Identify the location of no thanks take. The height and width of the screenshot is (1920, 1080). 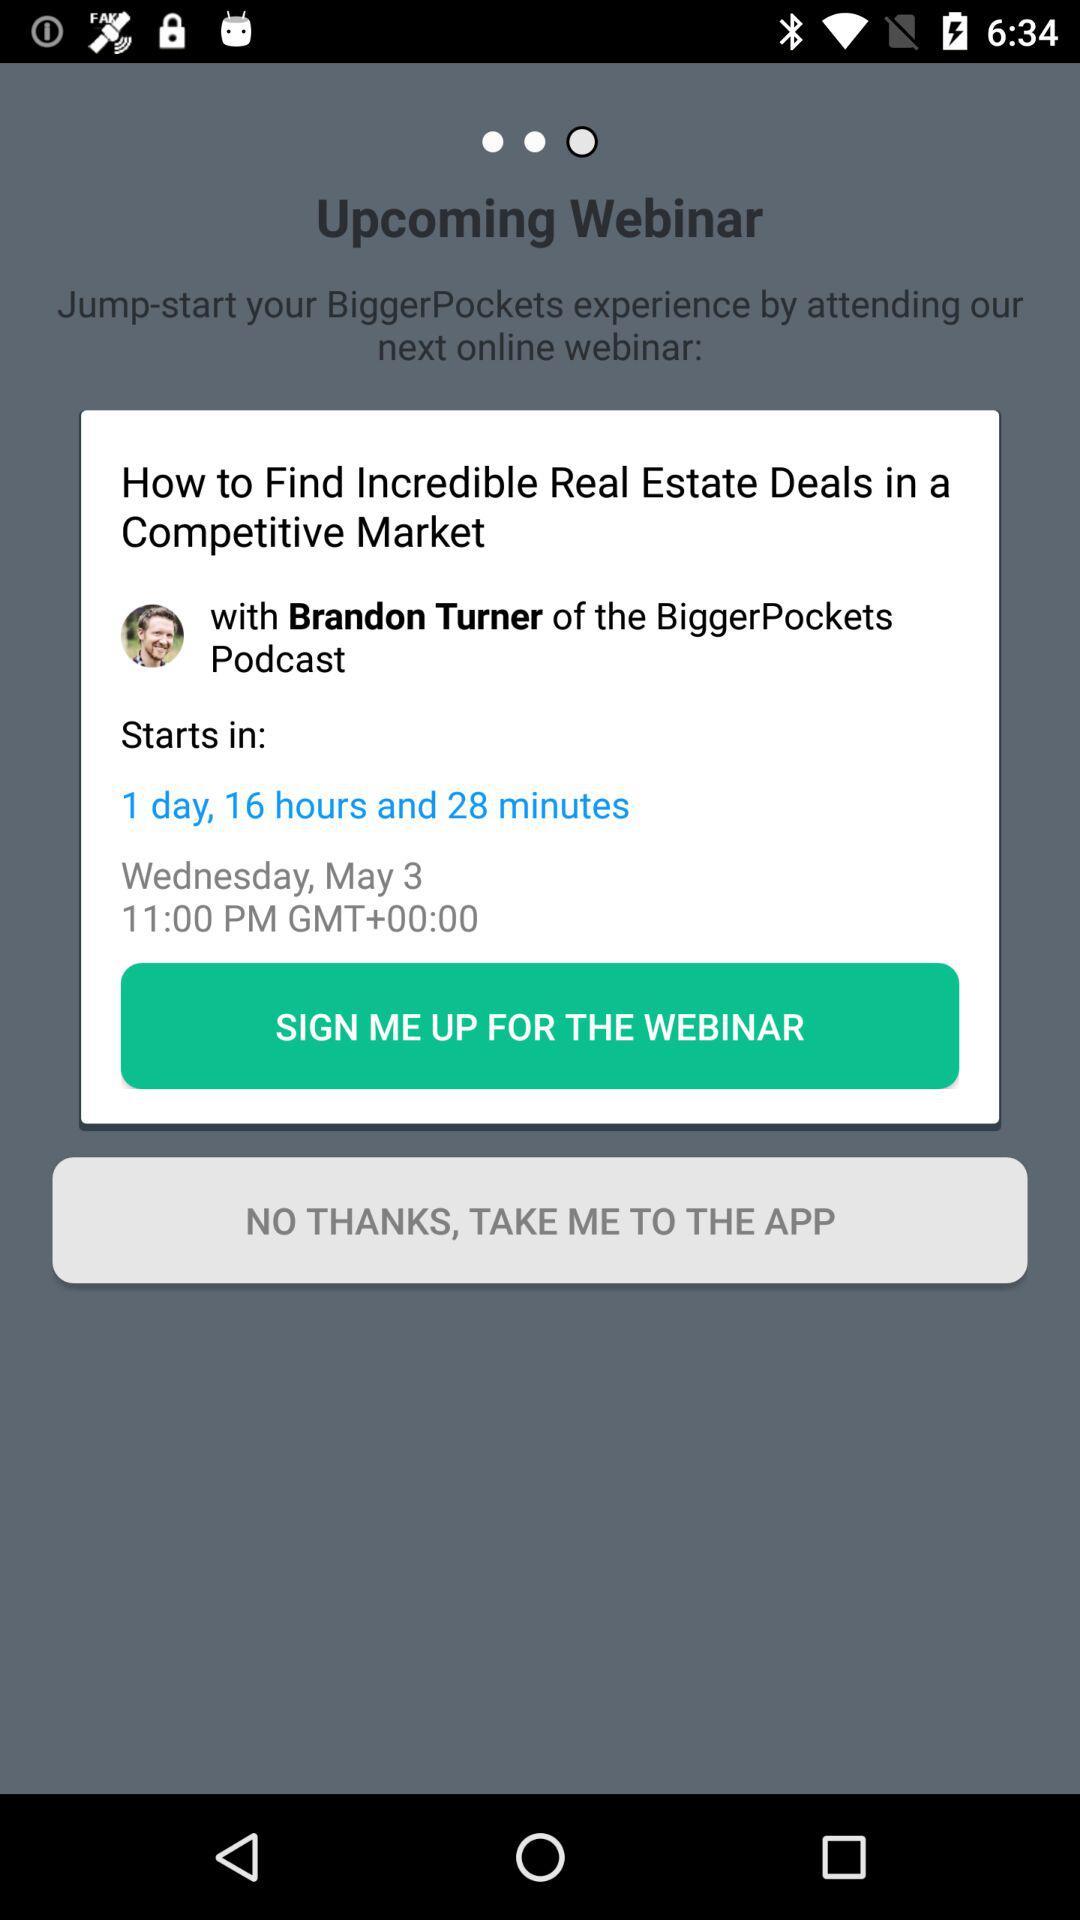
(540, 1219).